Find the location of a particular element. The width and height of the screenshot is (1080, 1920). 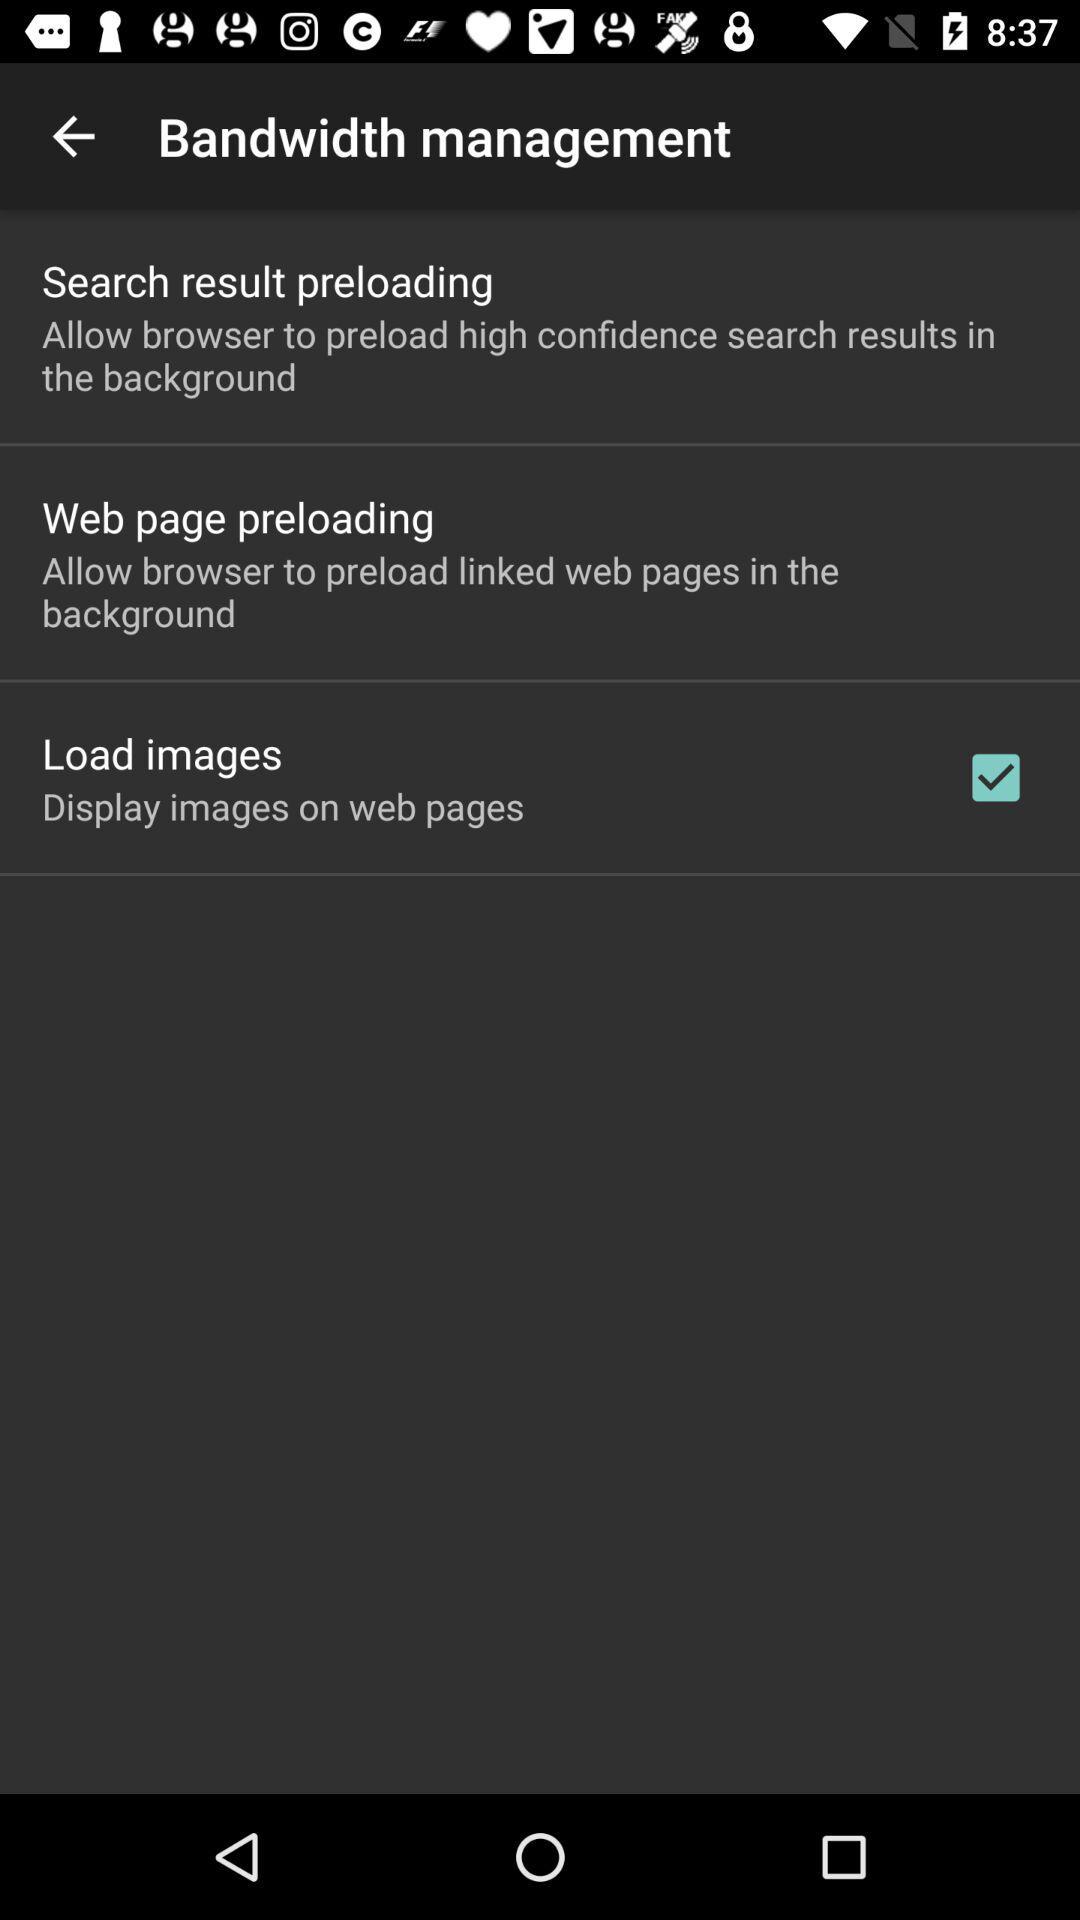

icon below the load images item is located at coordinates (283, 806).